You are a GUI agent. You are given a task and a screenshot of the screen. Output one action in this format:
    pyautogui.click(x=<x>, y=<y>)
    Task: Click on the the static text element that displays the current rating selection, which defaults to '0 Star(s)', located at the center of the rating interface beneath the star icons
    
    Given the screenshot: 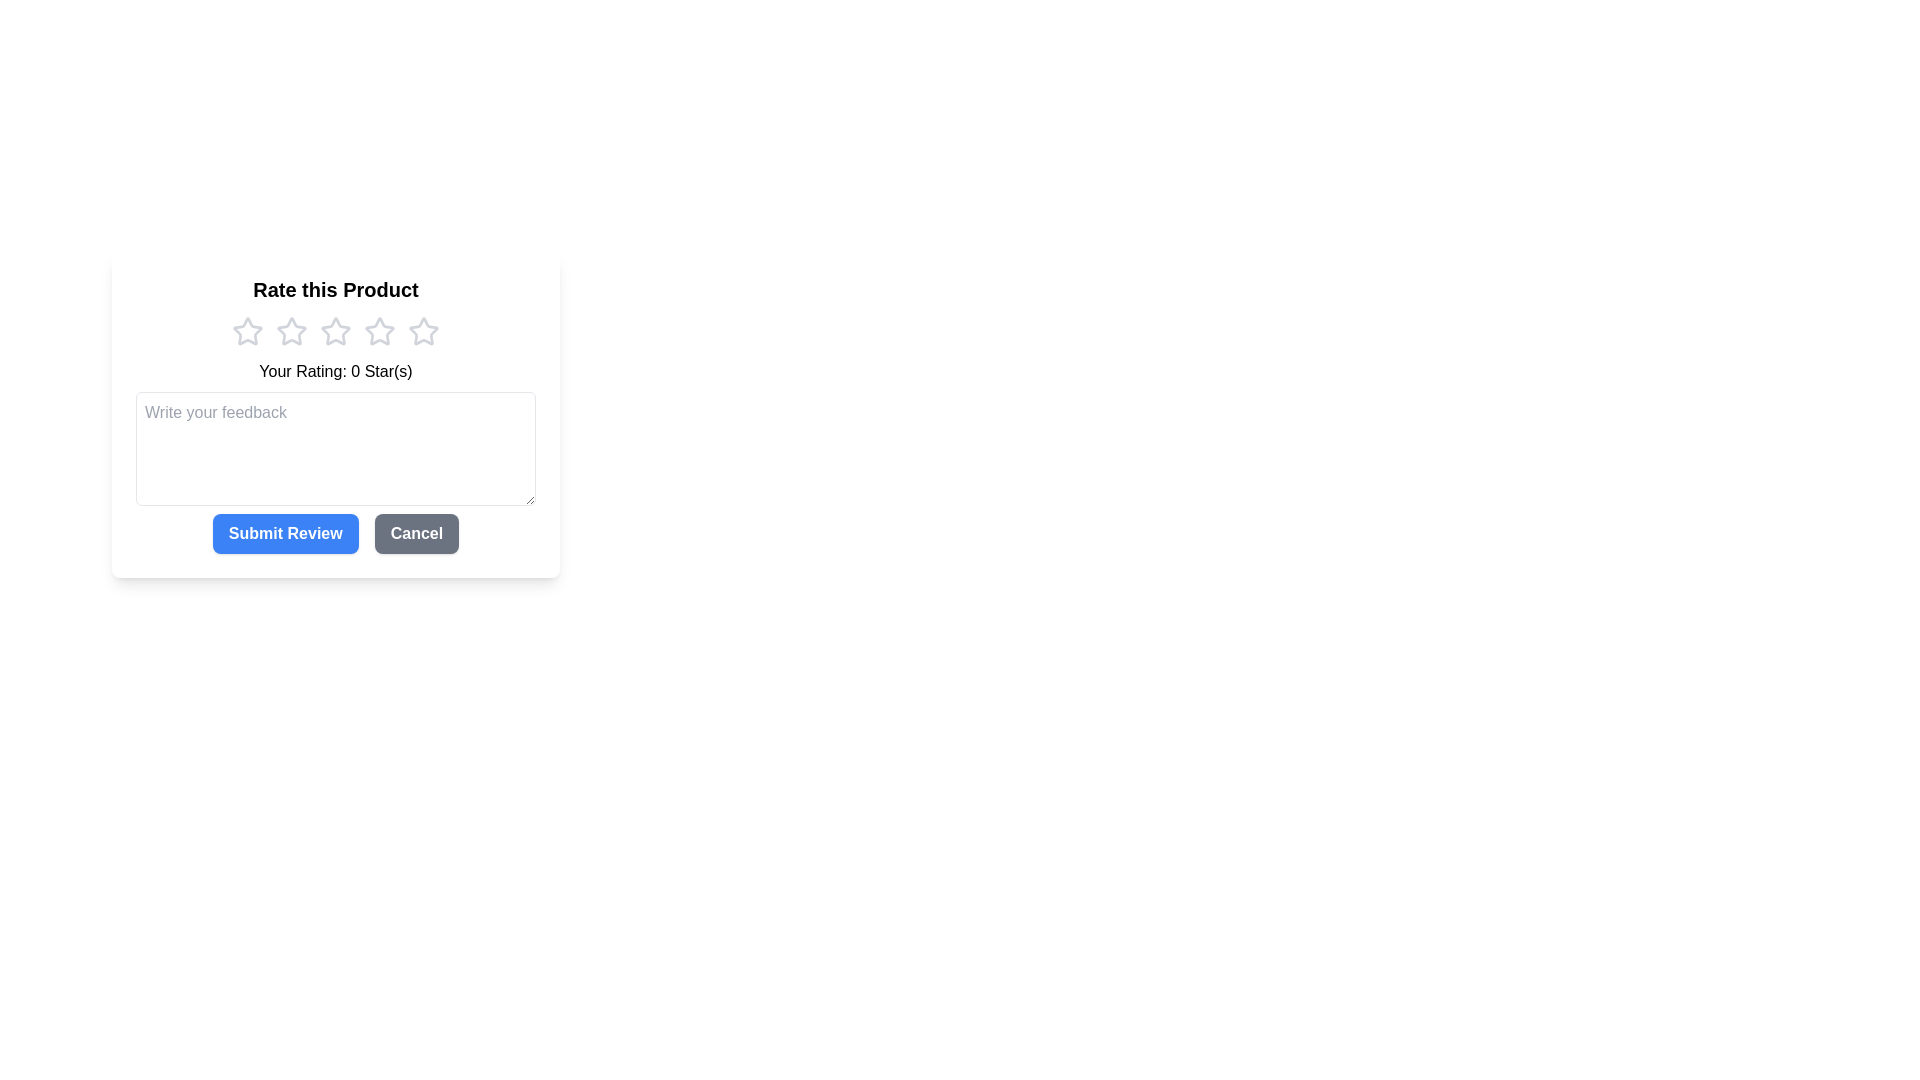 What is the action you would take?
    pyautogui.click(x=336, y=371)
    